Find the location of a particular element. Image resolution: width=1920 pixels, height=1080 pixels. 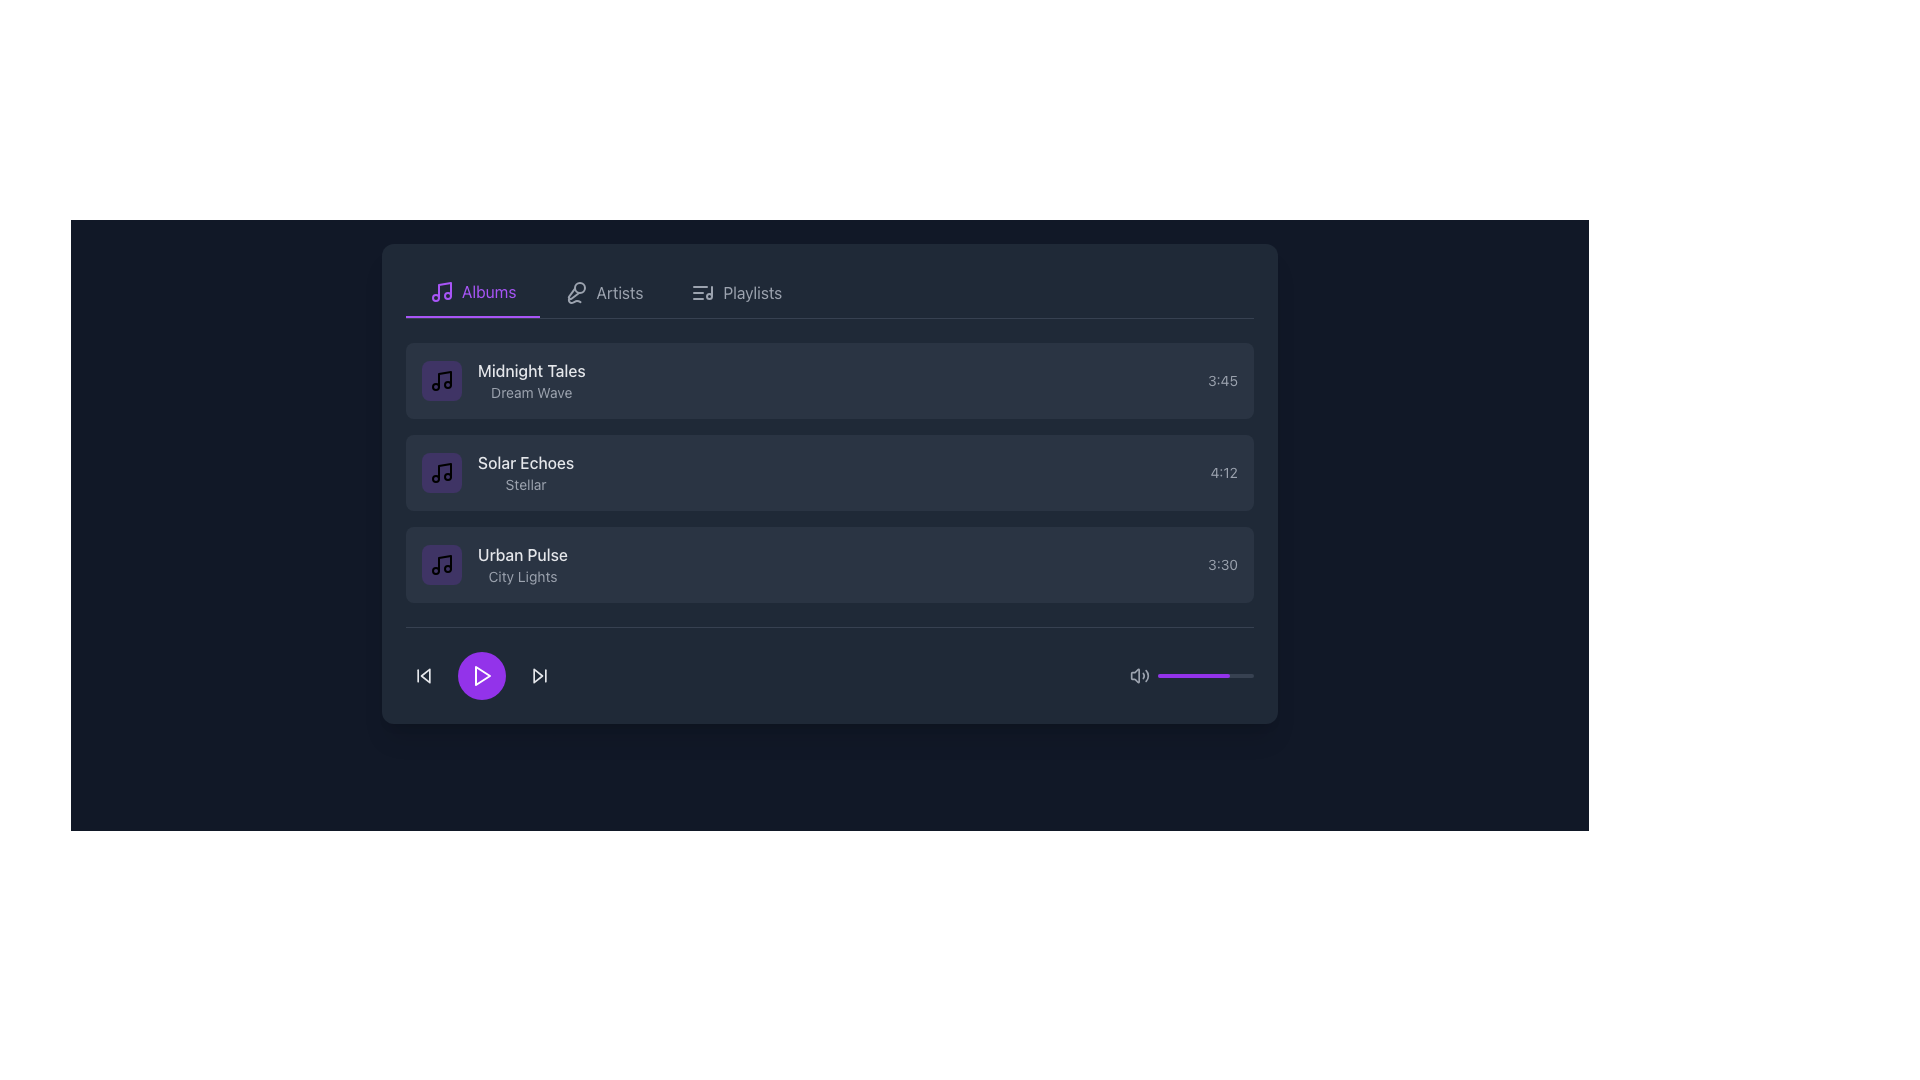

the 'Artists' tab in the navigation bar is located at coordinates (830, 293).